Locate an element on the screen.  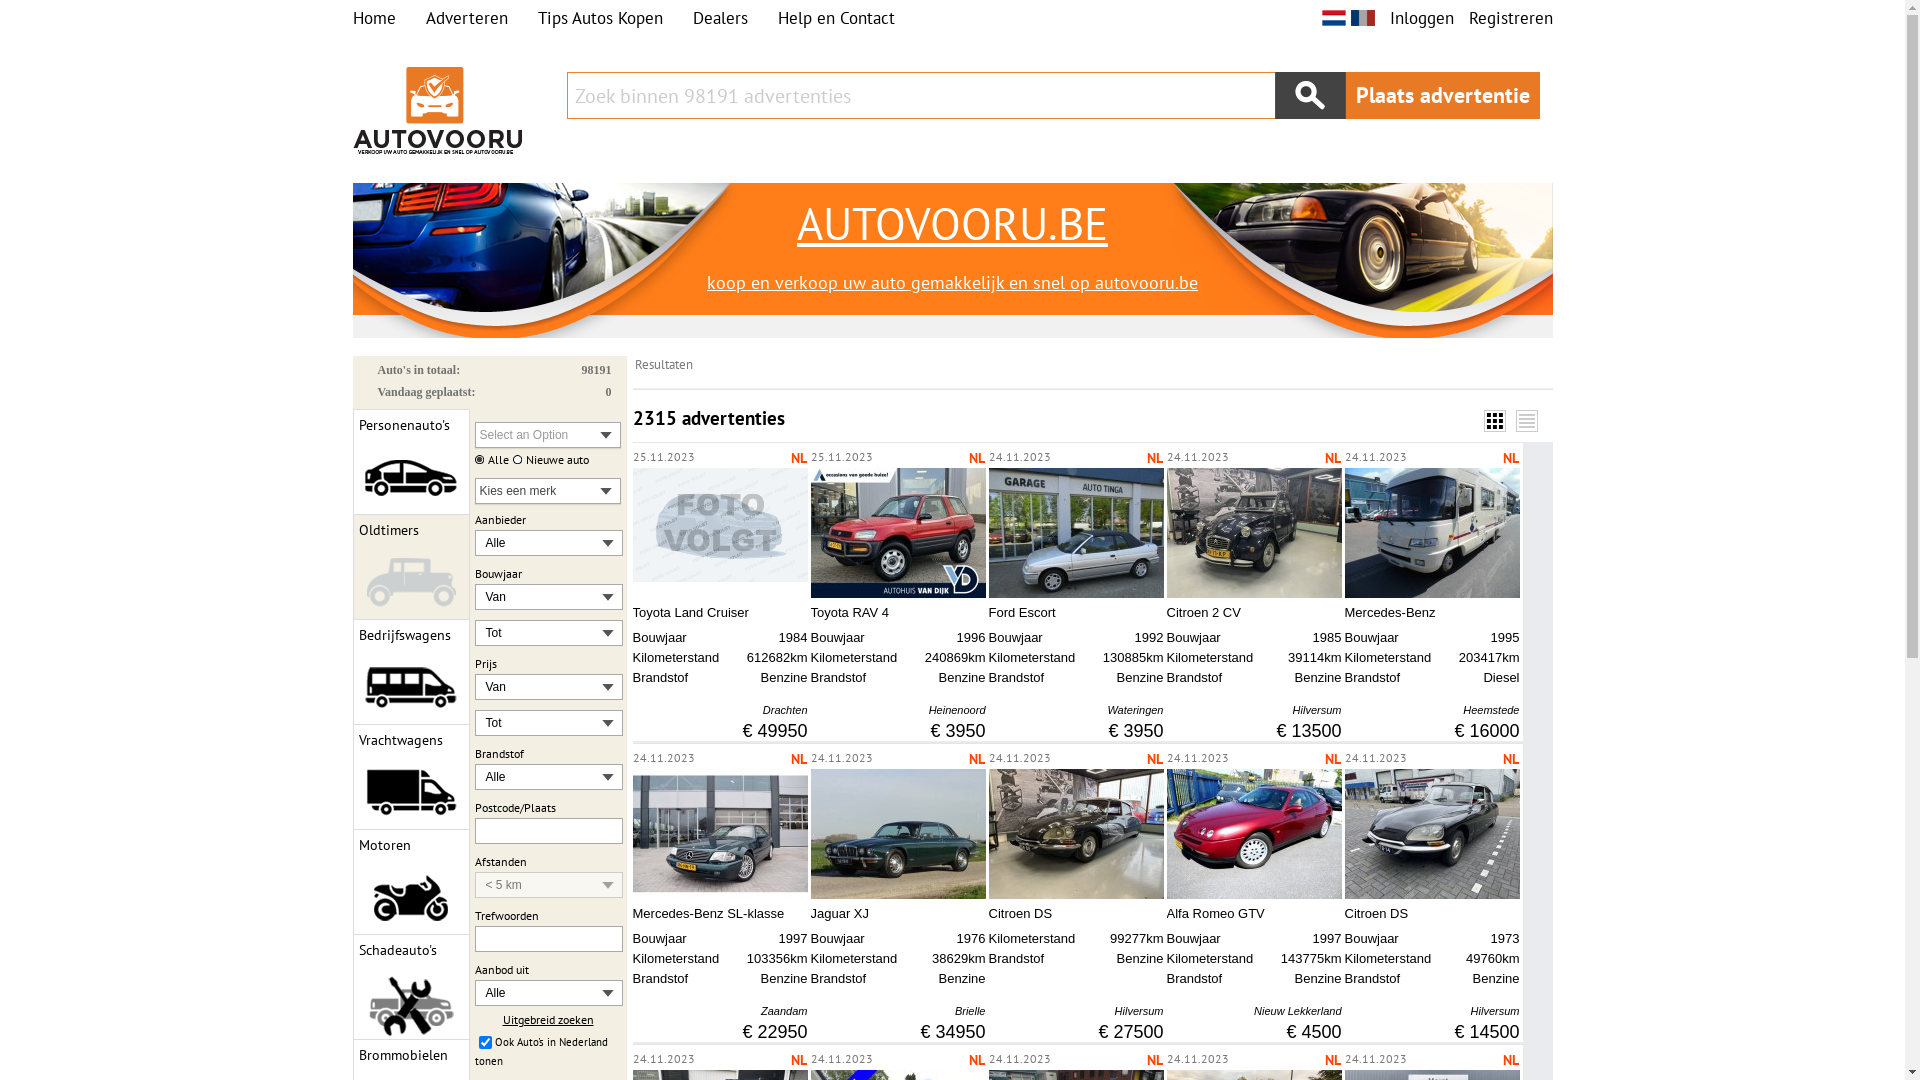
'Vrachtwagens' is located at coordinates (409, 776).